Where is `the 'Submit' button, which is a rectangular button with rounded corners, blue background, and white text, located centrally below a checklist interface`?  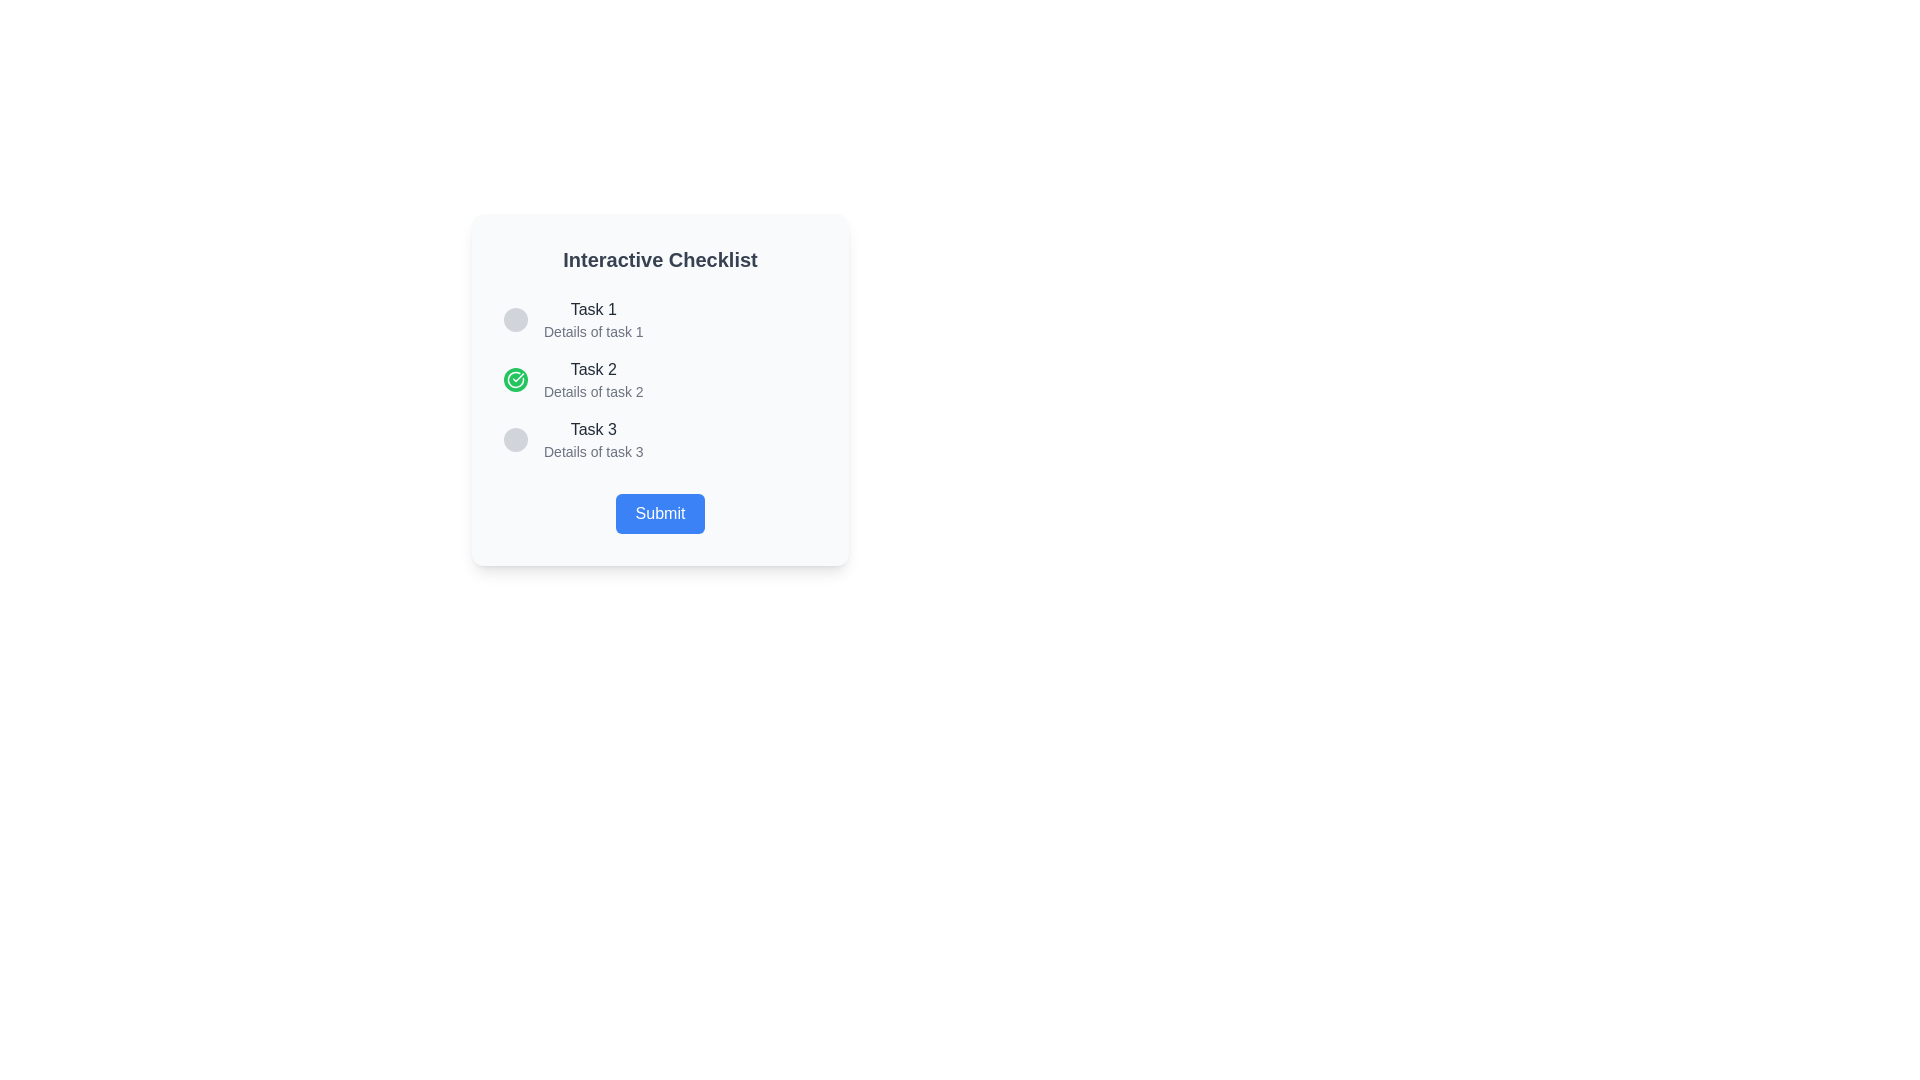
the 'Submit' button, which is a rectangular button with rounded corners, blue background, and white text, located centrally below a checklist interface is located at coordinates (660, 512).